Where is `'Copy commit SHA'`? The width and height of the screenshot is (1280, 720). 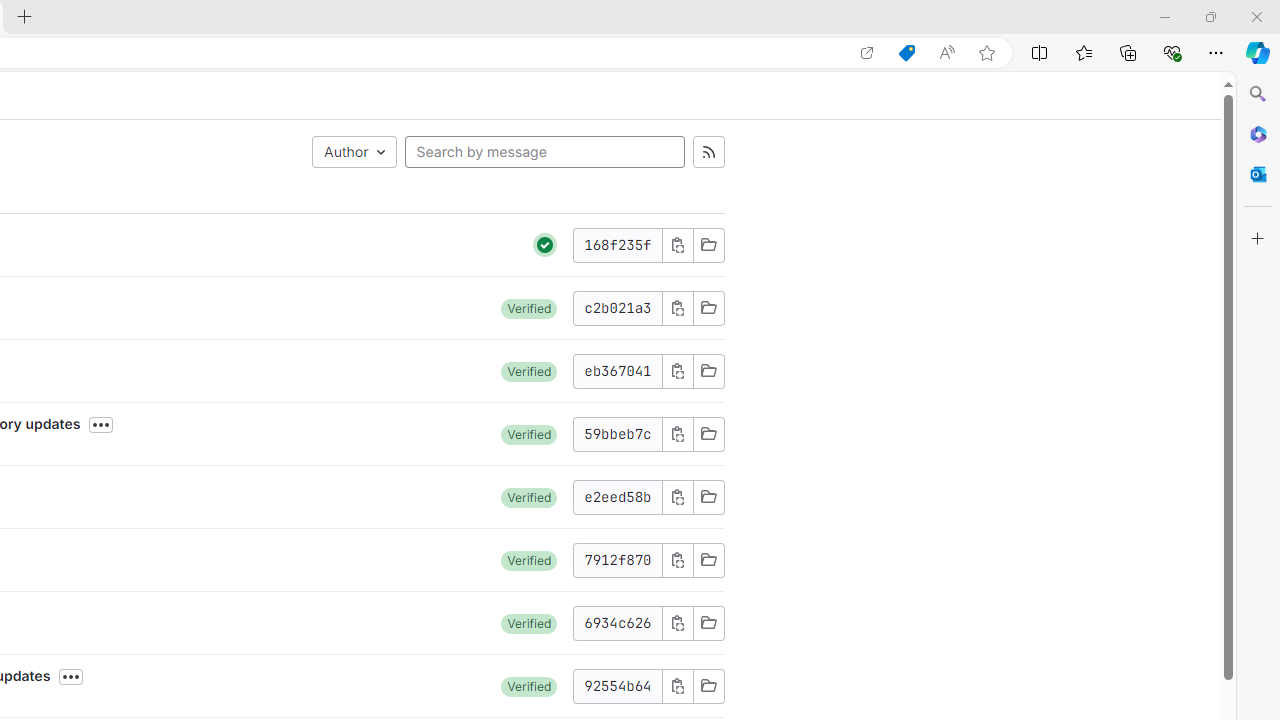
'Copy commit SHA' is located at coordinates (677, 685).